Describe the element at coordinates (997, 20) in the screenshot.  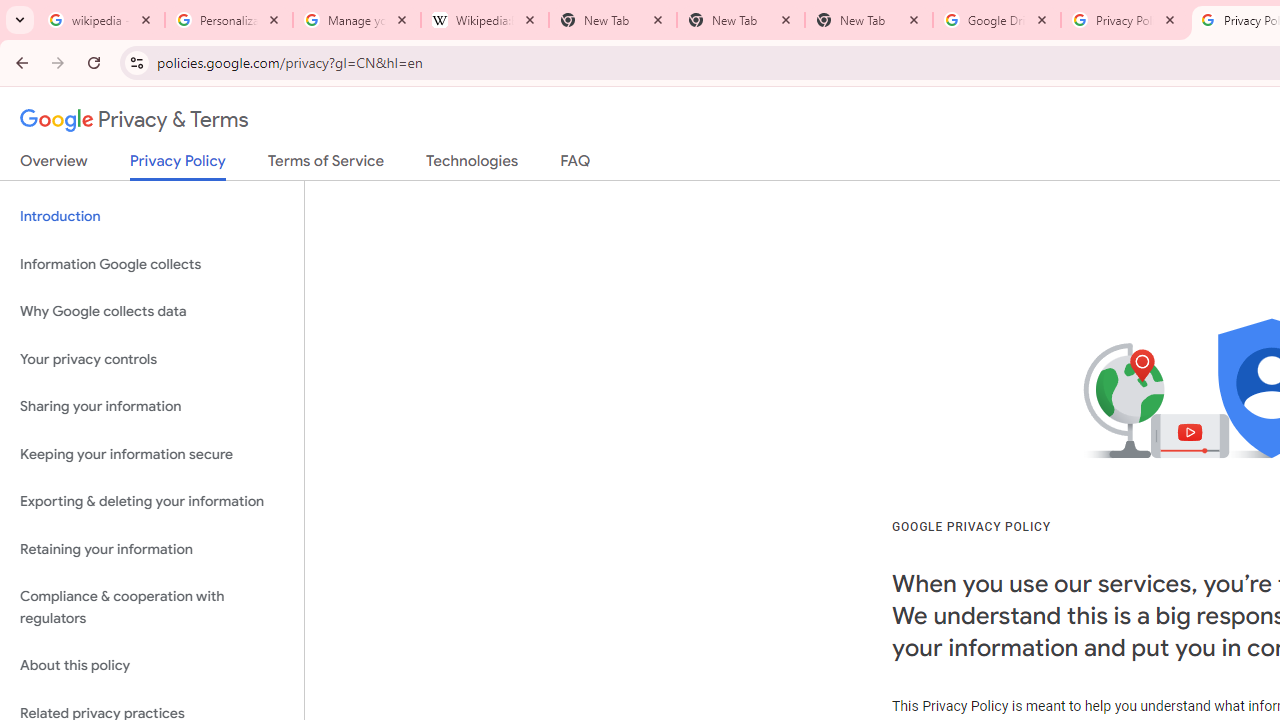
I see `'Google Drive: Sign-in'` at that location.